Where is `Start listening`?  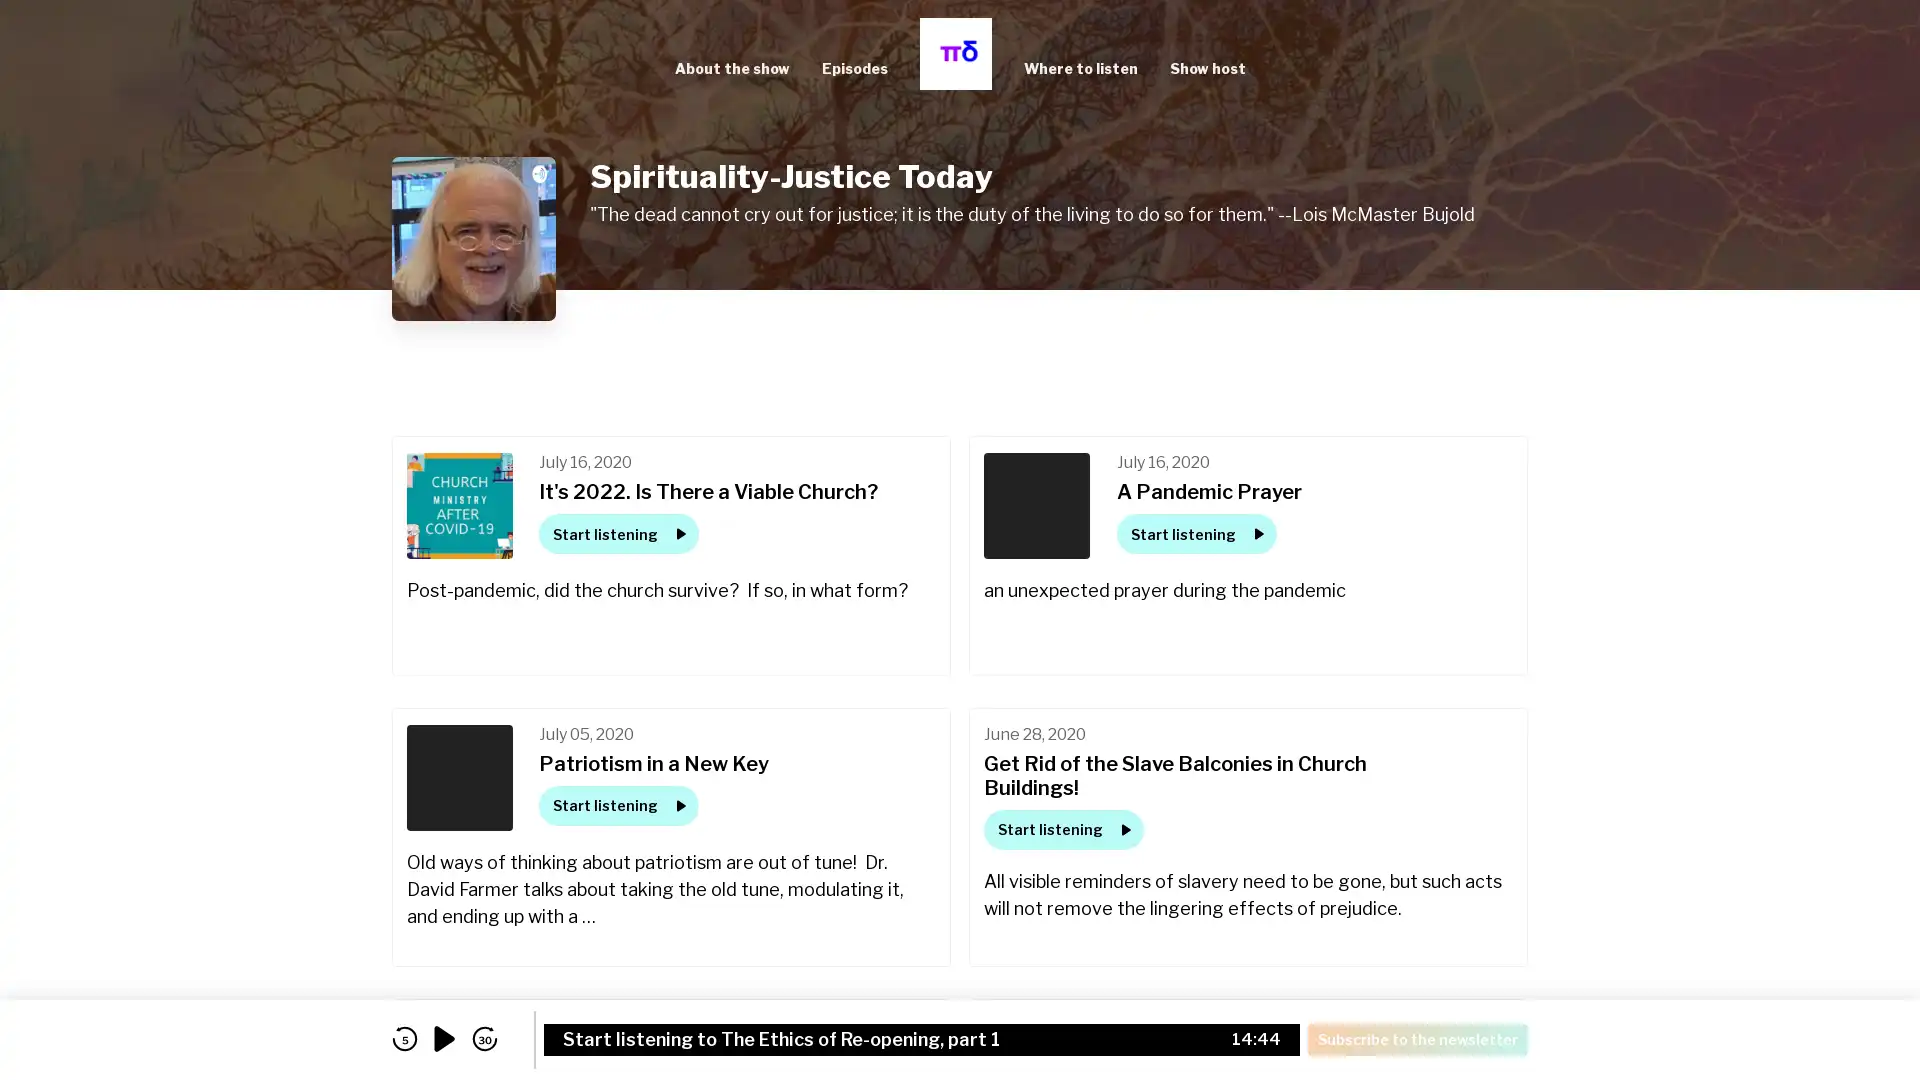 Start listening is located at coordinates (618, 804).